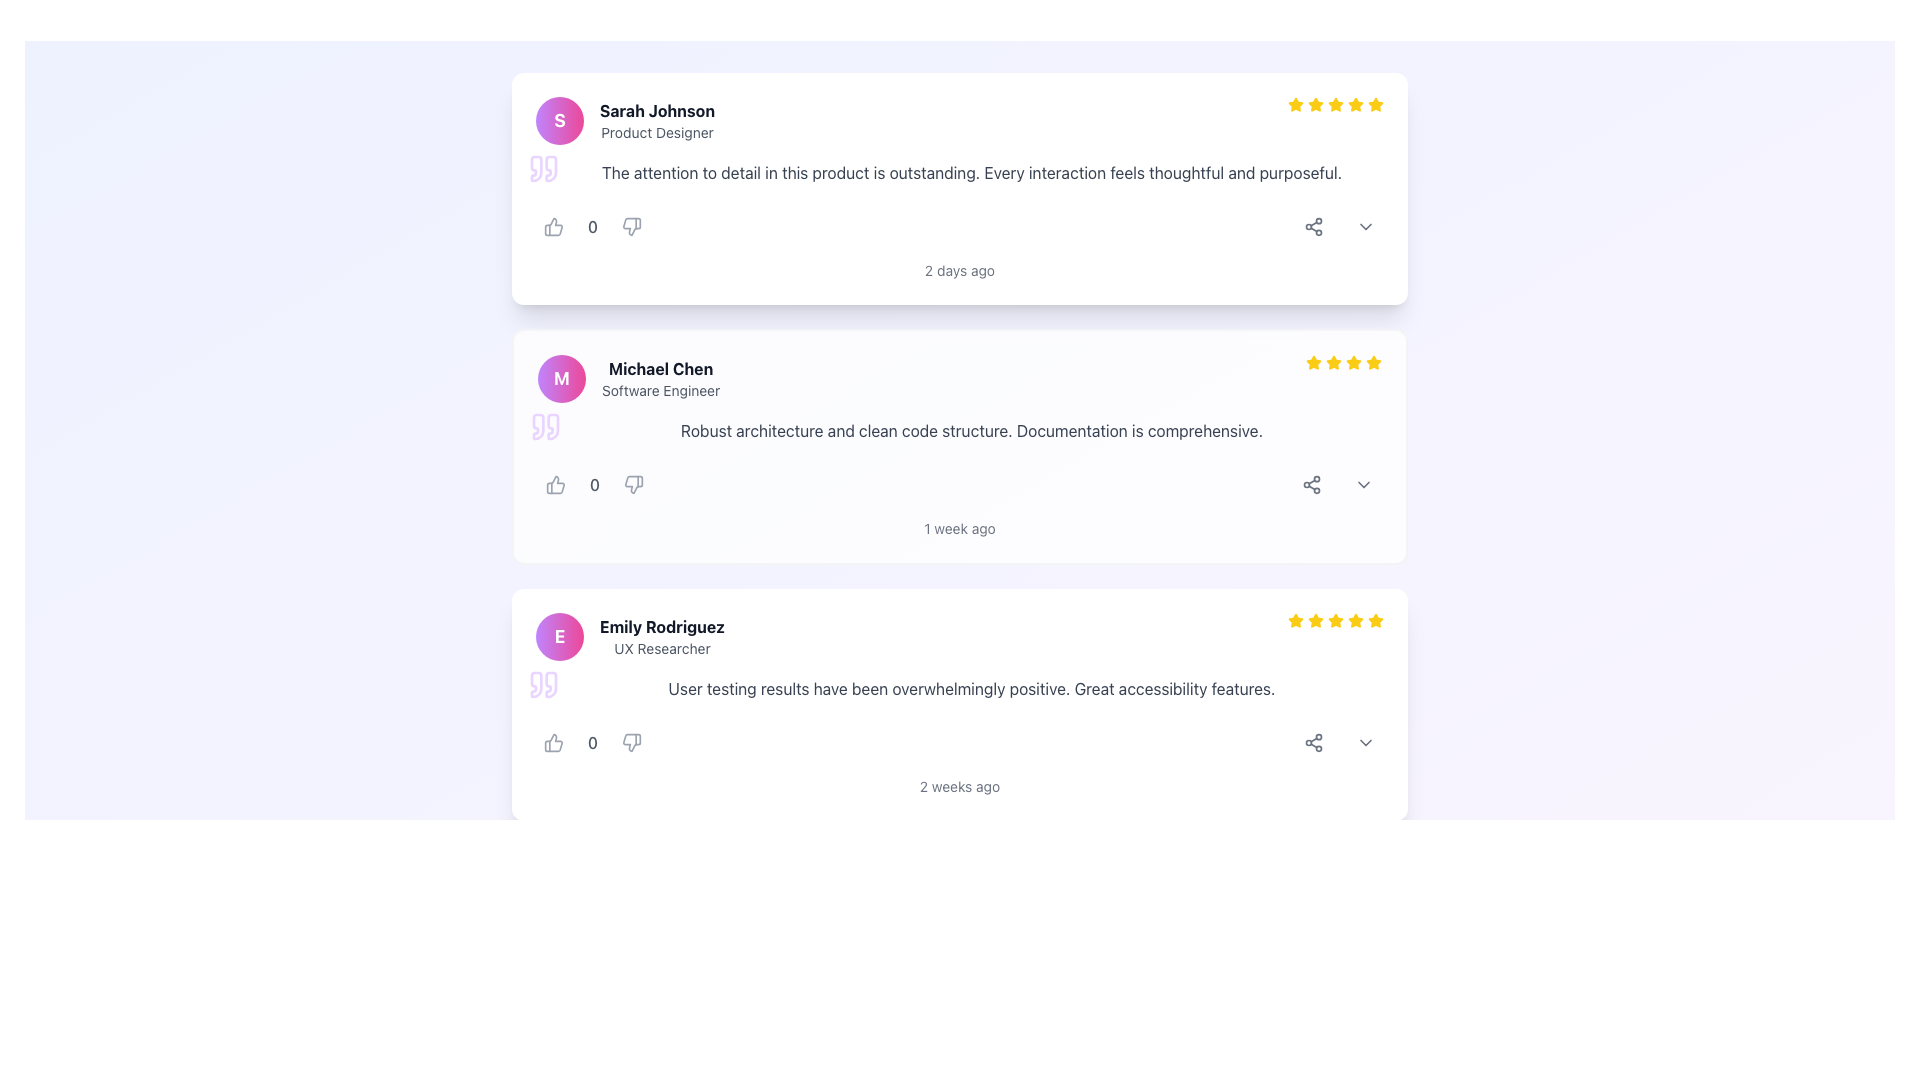 The height and width of the screenshot is (1080, 1920). I want to click on the third star icon, which is part of a five-star rating system located in the top-right corner of the second review card containing a review by 'Michael Chen', so click(1334, 362).